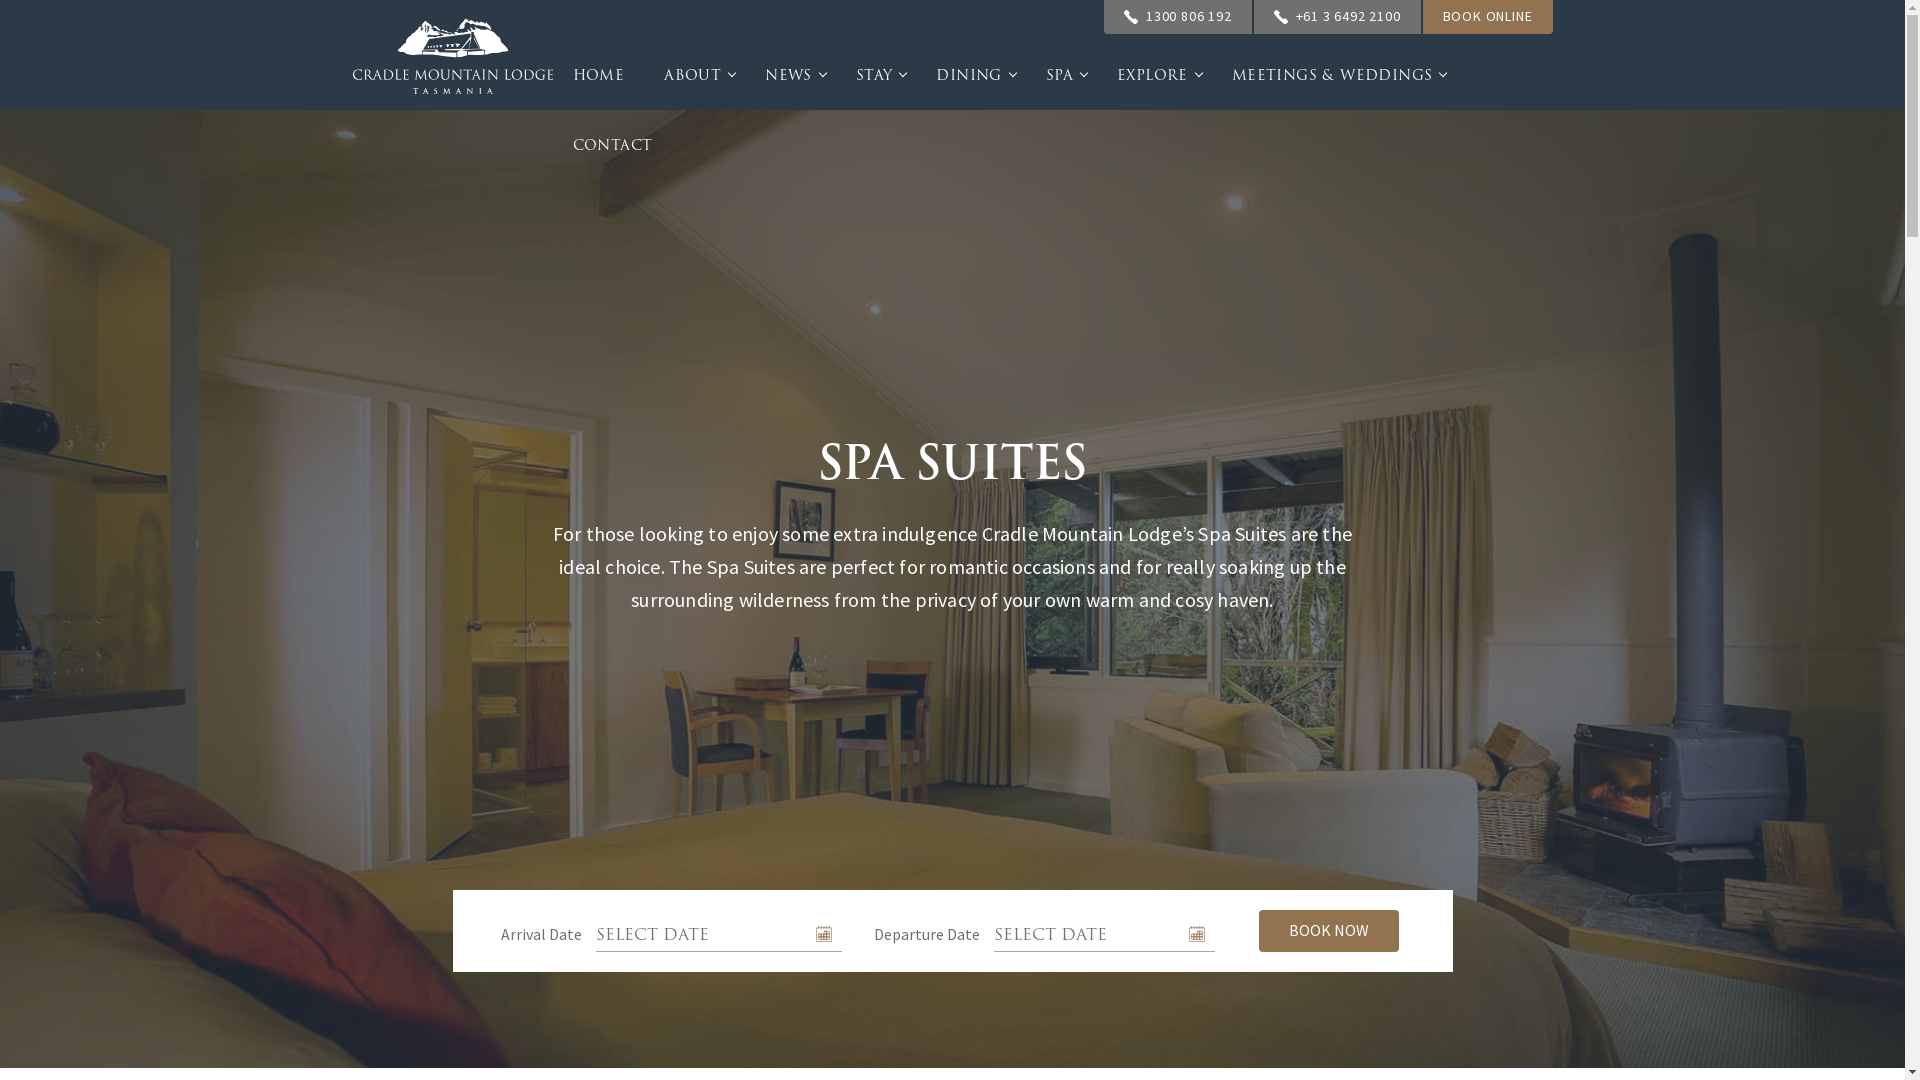 The width and height of the screenshot is (1920, 1080). I want to click on 'ABOUT', so click(643, 73).